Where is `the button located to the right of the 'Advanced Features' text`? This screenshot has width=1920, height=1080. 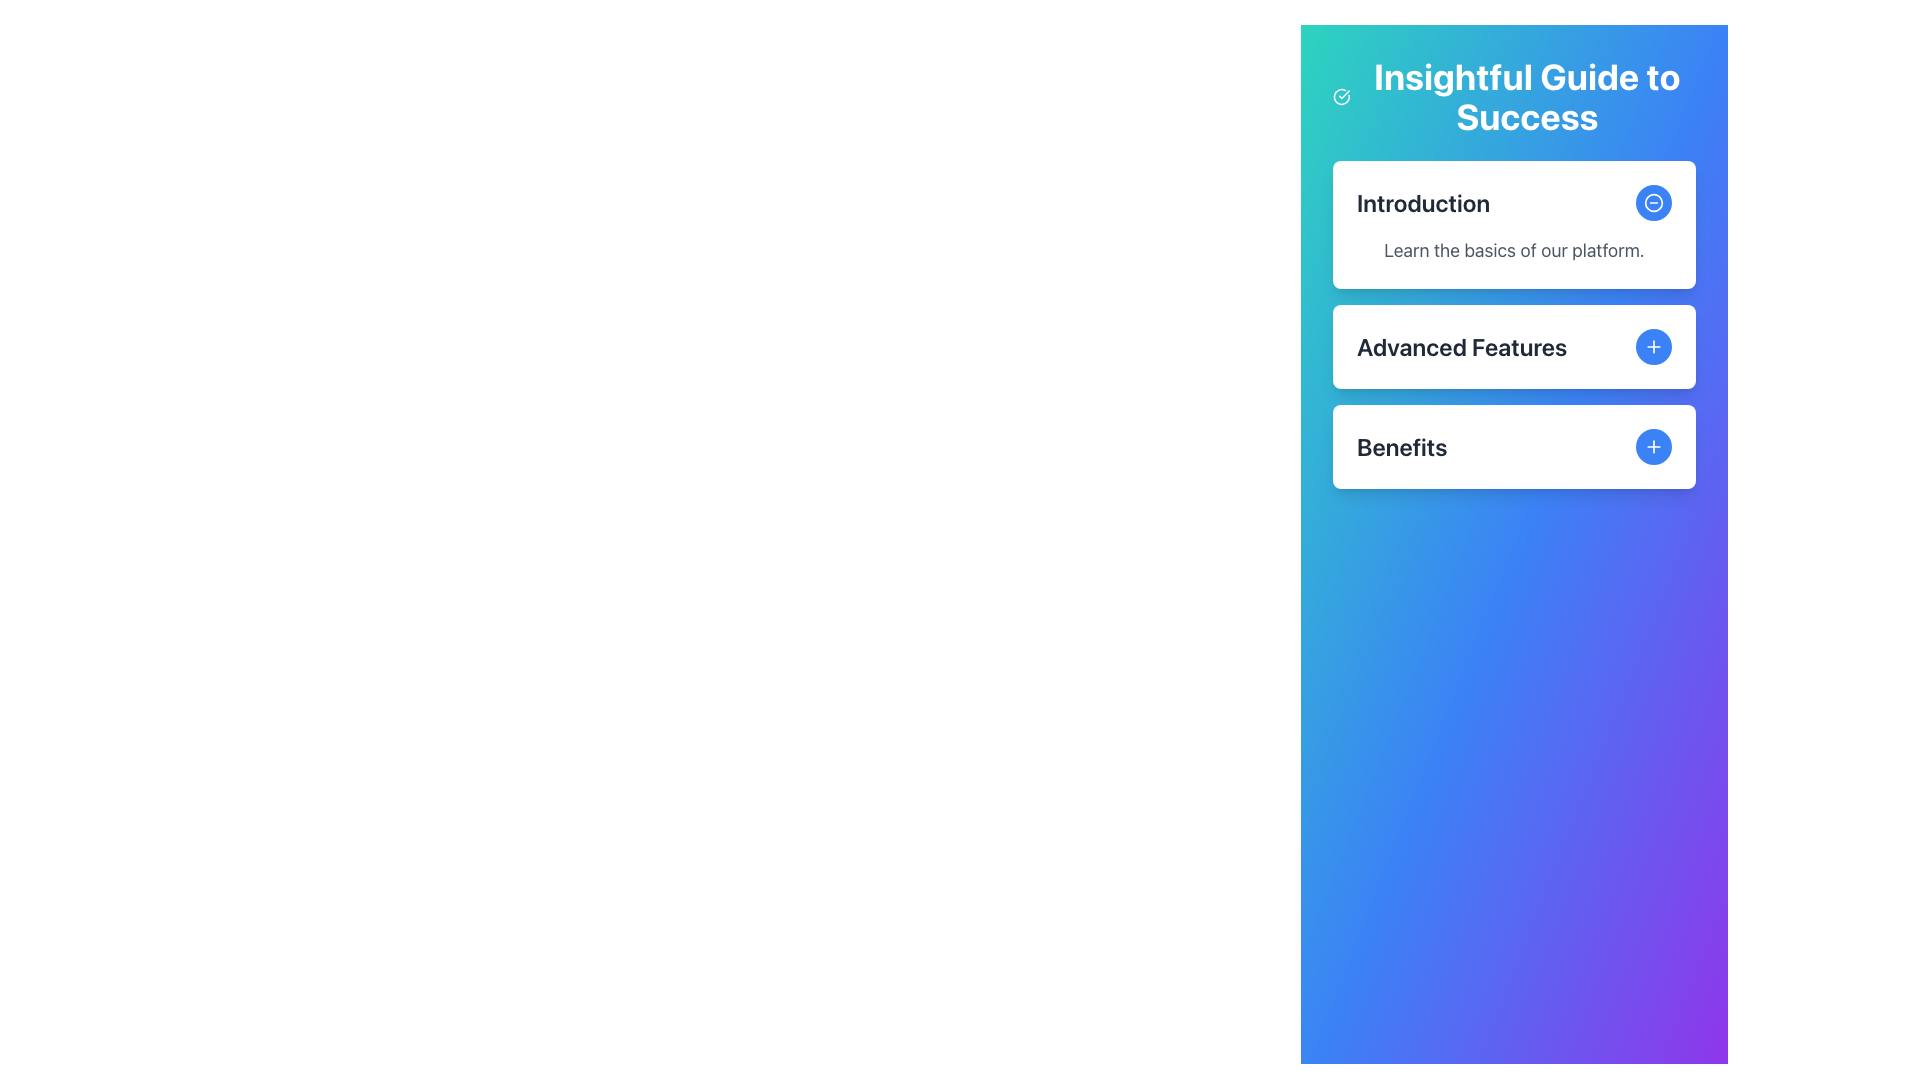 the button located to the right of the 'Advanced Features' text is located at coordinates (1654, 346).